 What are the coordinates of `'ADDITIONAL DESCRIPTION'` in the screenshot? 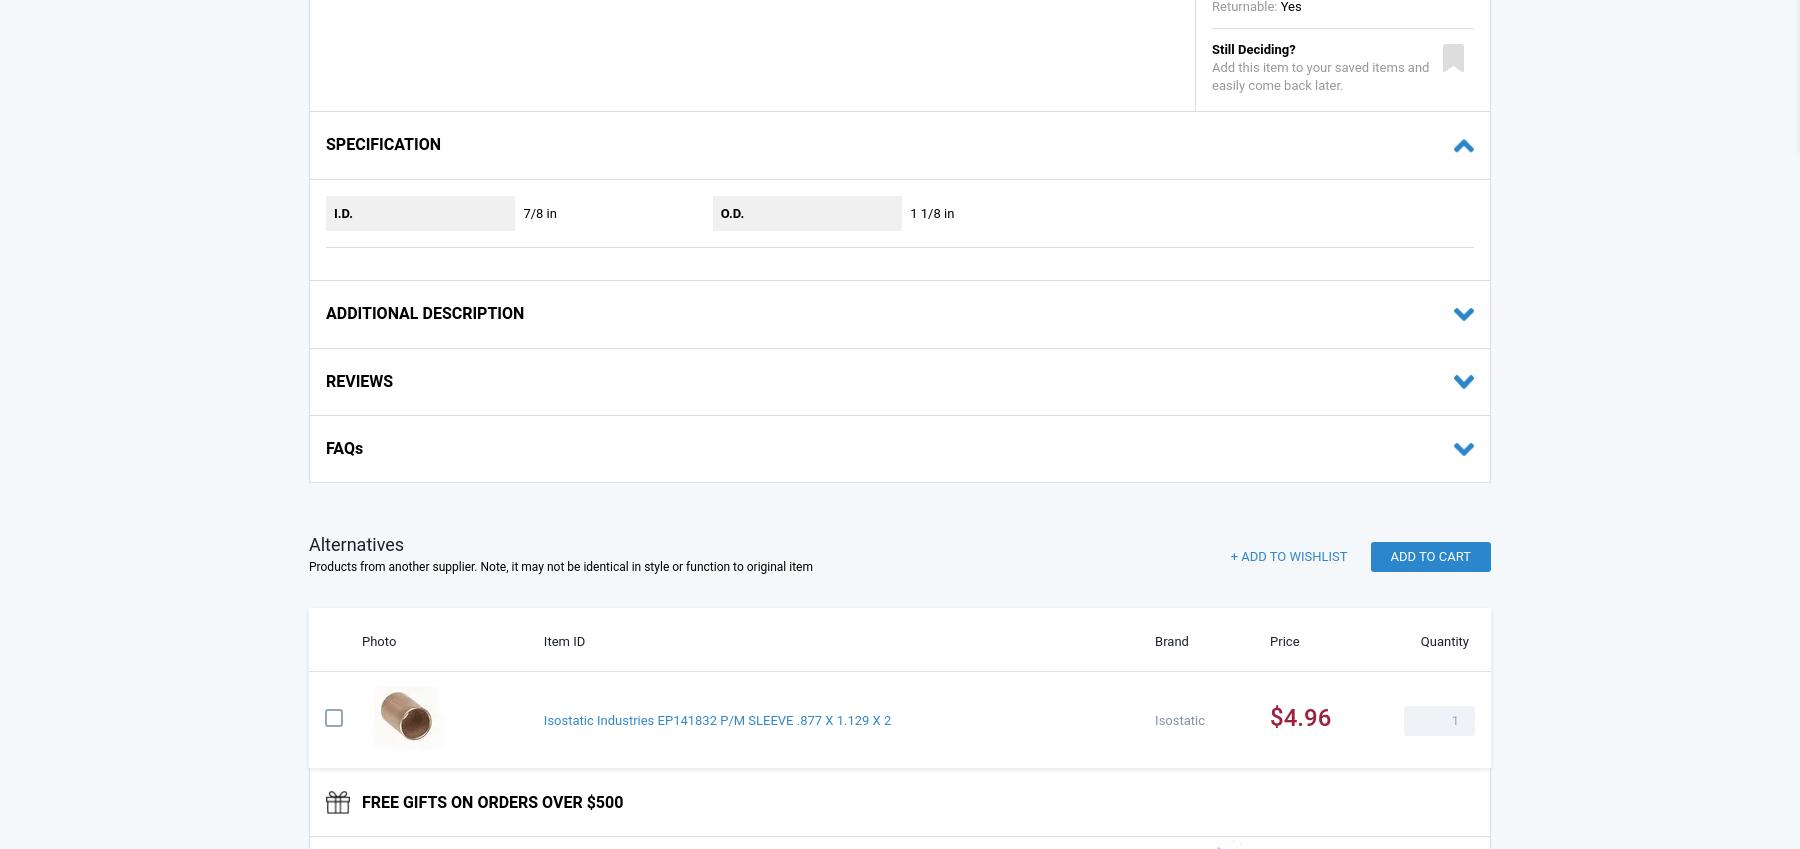 It's located at (424, 312).